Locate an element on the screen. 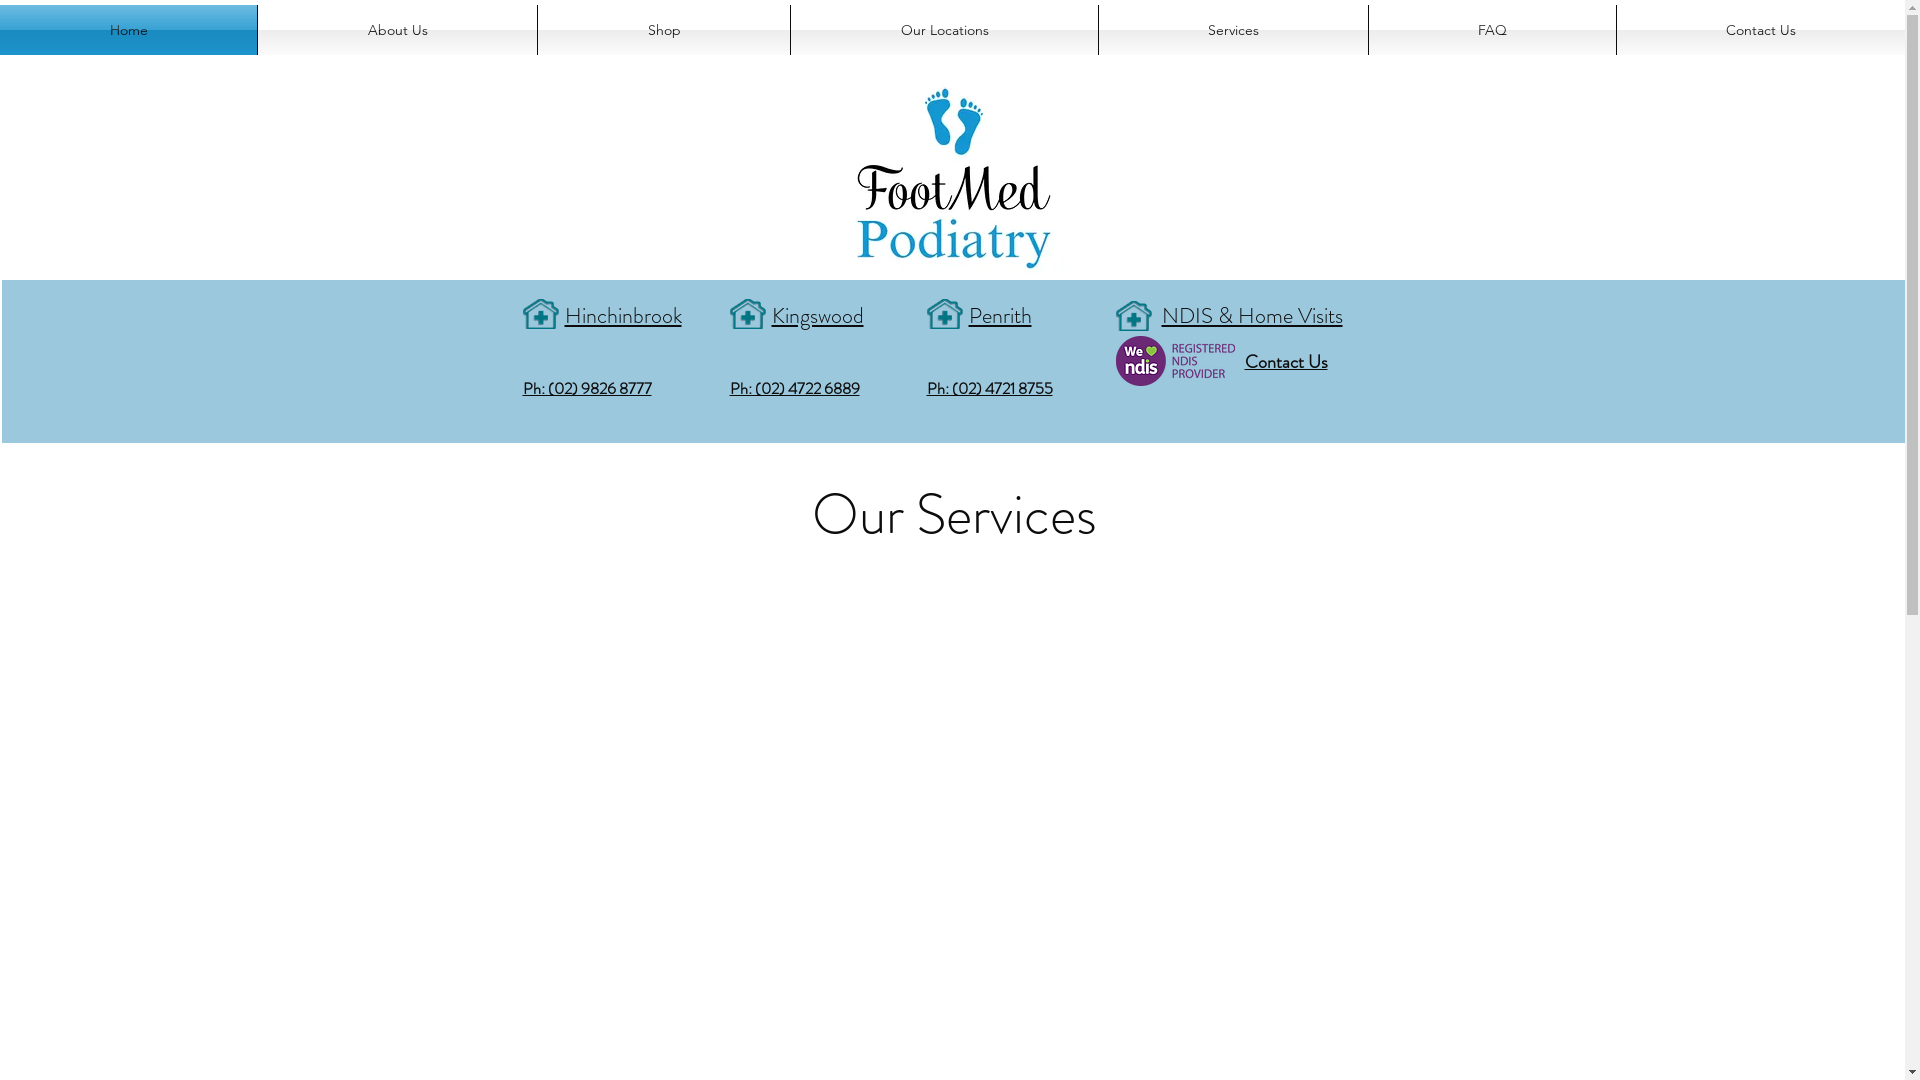  'Services' is located at coordinates (1232, 30).